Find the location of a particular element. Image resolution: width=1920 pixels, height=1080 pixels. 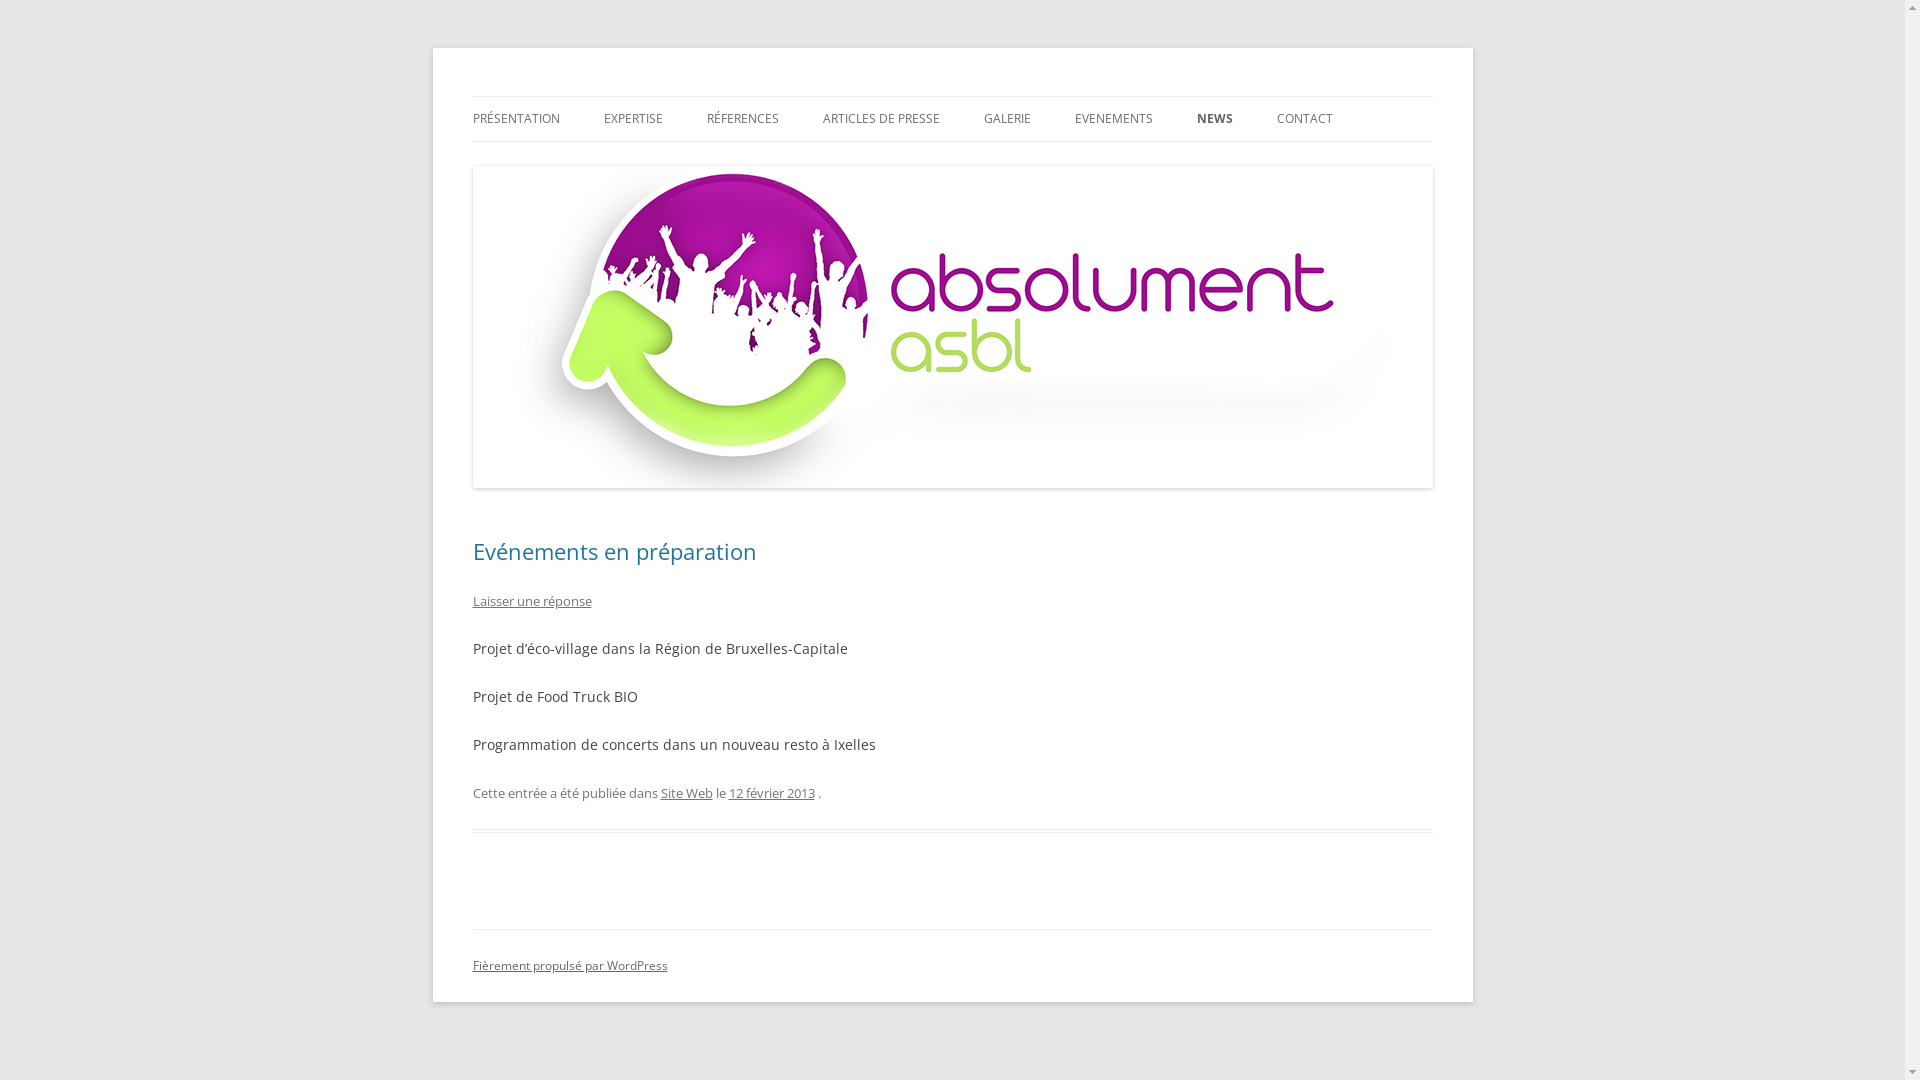

'EXPERTISE' is located at coordinates (632, 119).